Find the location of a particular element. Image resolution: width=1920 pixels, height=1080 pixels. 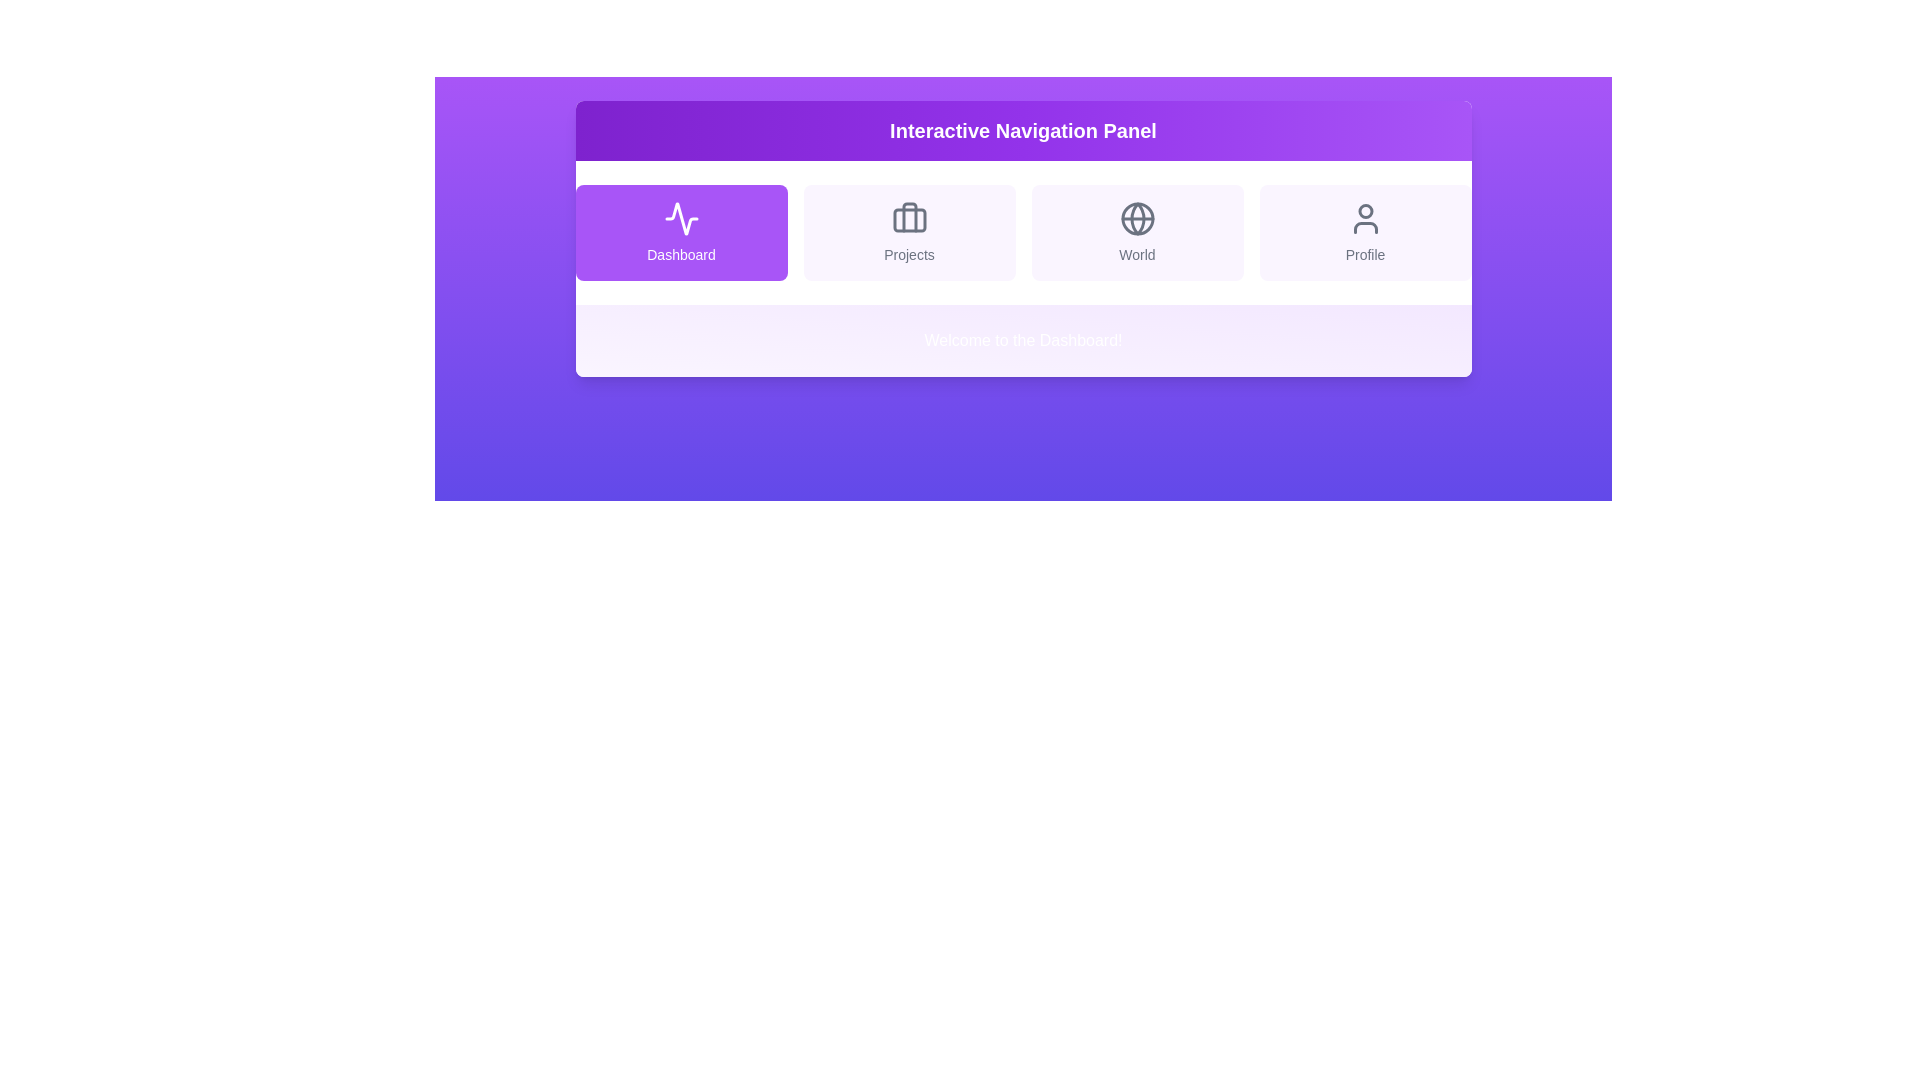

the innermost circle of the 'World' icon group, which has a stroke width of 2 units and is part of a globe-like SVG graphic is located at coordinates (1137, 219).